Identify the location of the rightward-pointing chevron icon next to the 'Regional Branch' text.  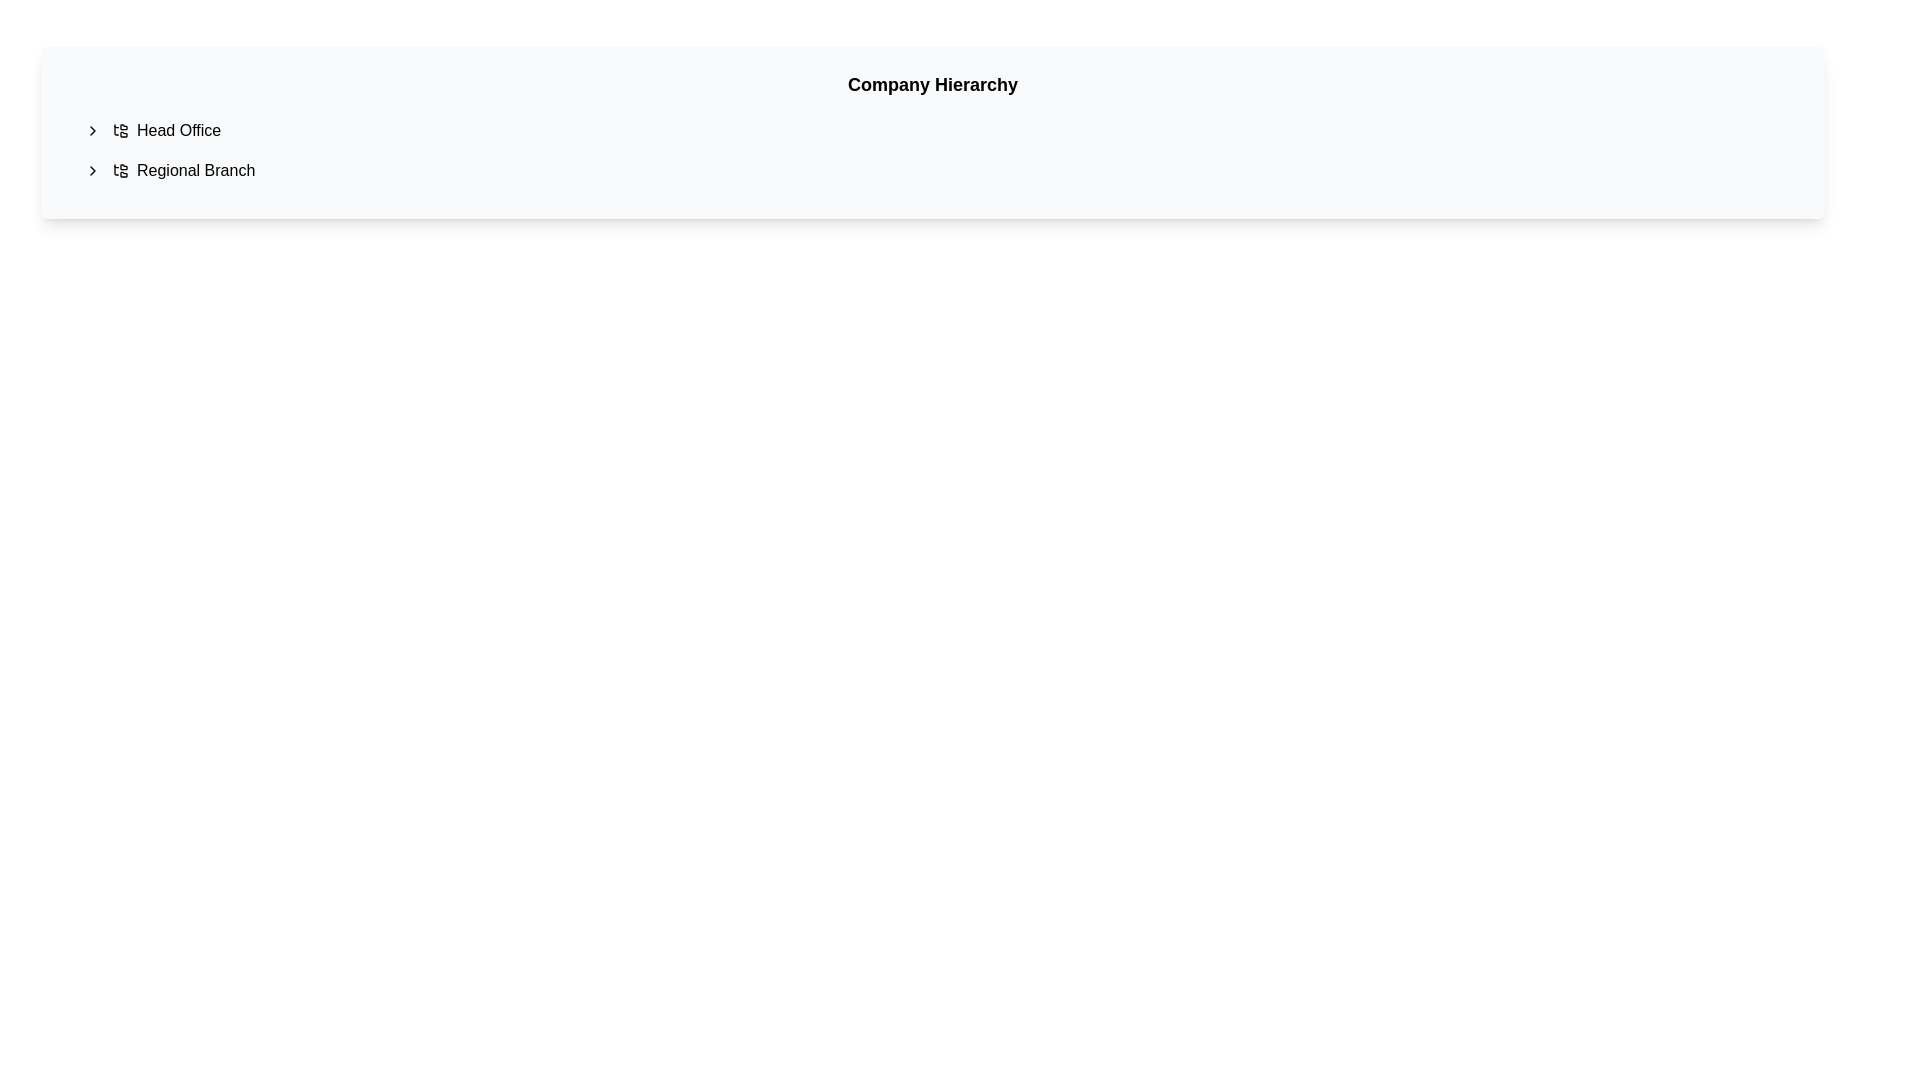
(91, 169).